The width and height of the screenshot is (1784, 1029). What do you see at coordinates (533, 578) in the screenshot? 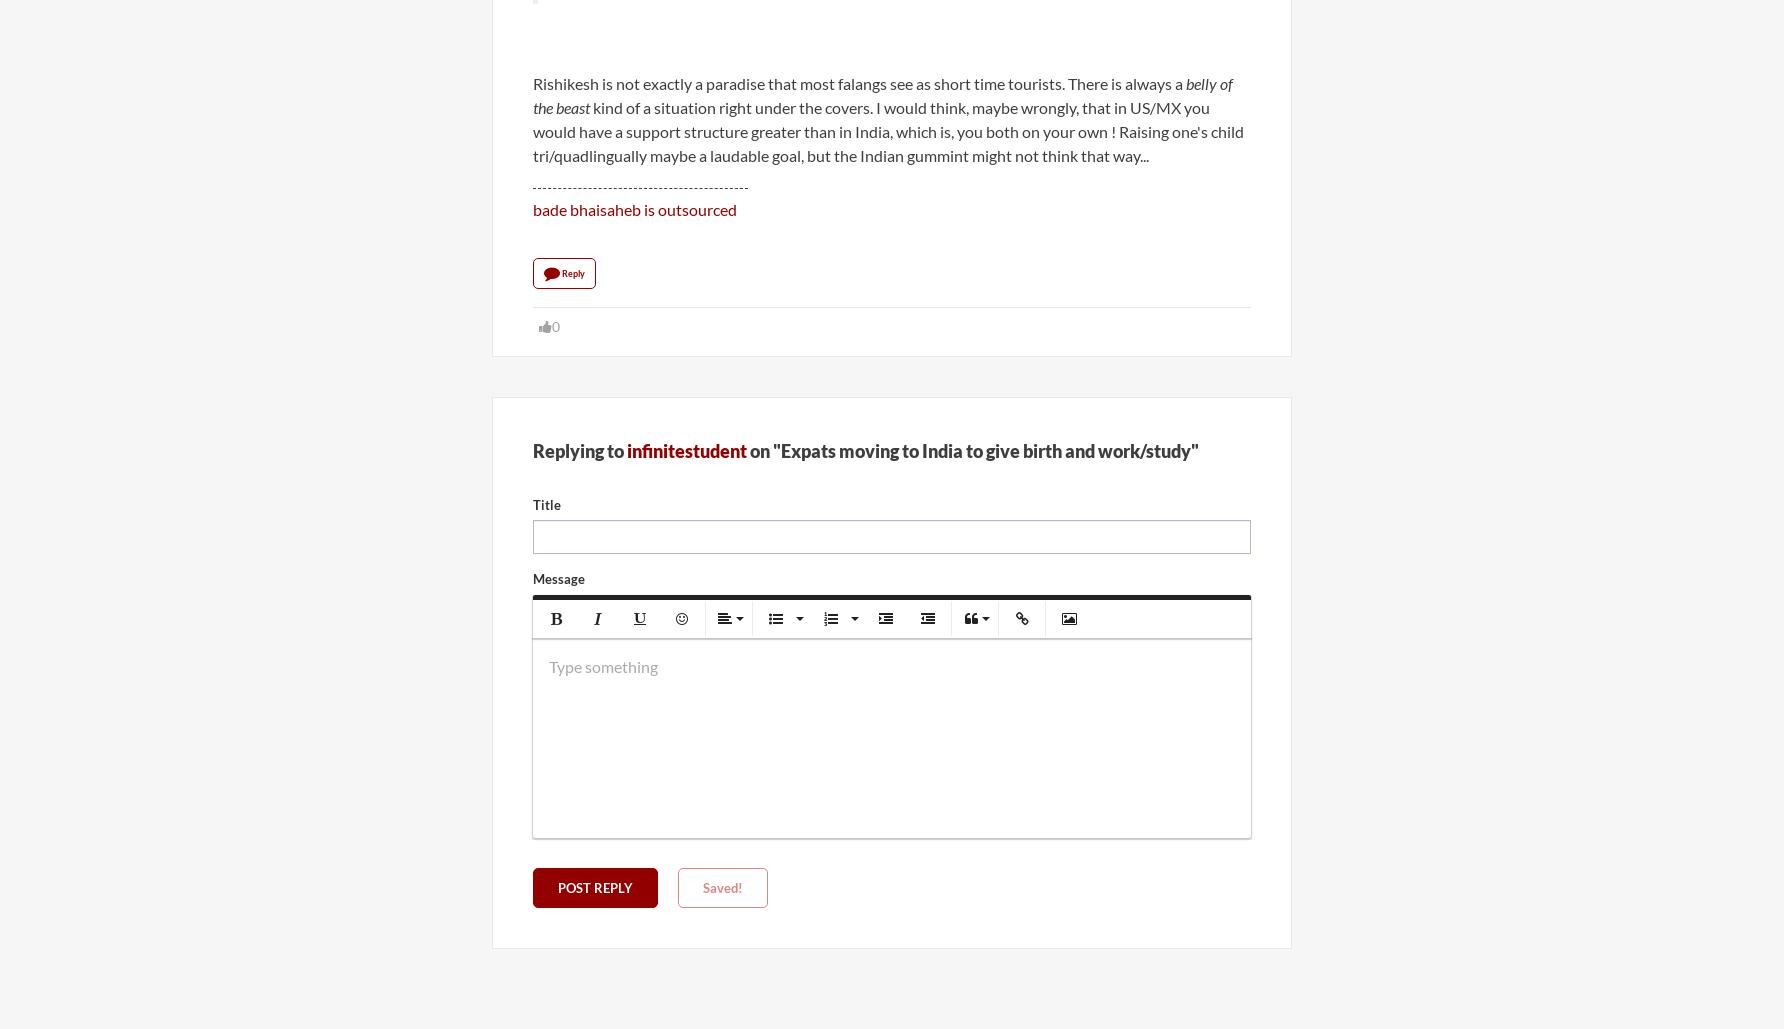
I see `'Message'` at bounding box center [533, 578].